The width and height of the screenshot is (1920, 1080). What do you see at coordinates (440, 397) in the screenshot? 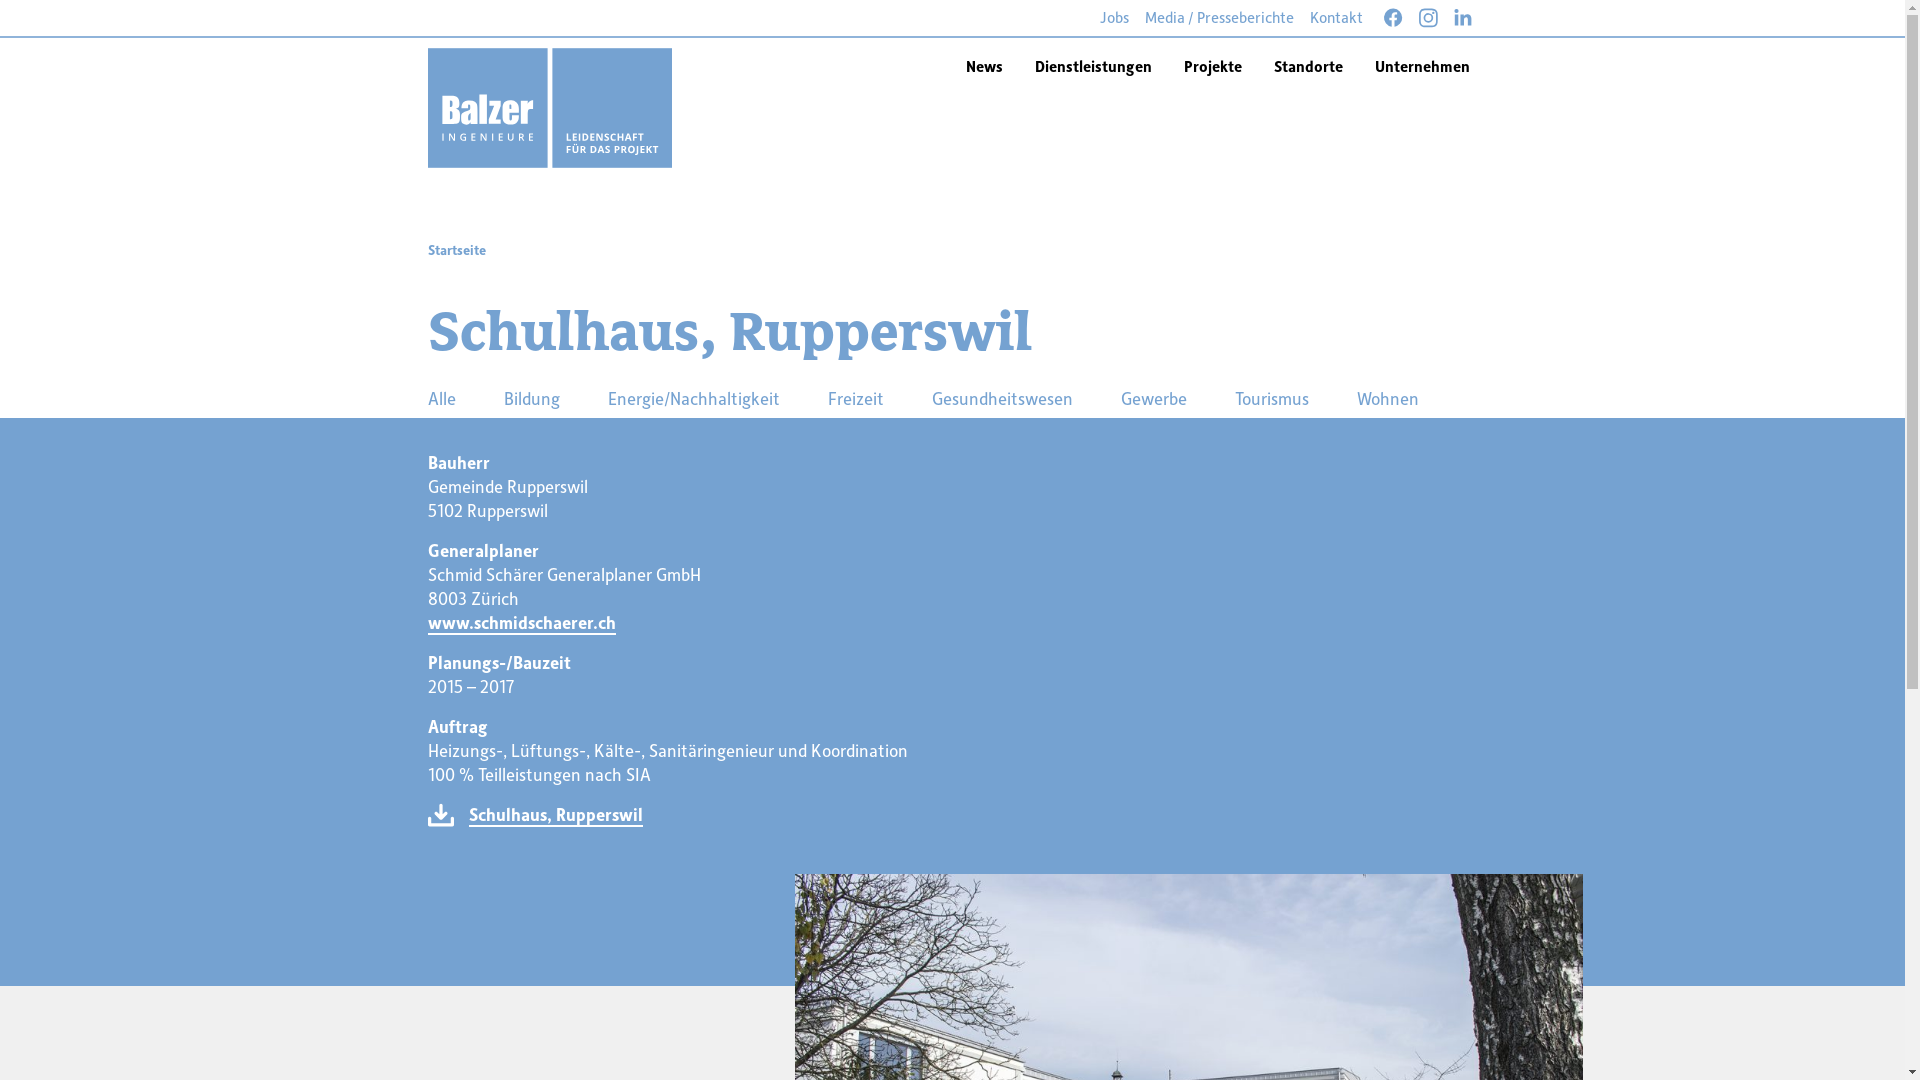
I see `'Alle'` at bounding box center [440, 397].